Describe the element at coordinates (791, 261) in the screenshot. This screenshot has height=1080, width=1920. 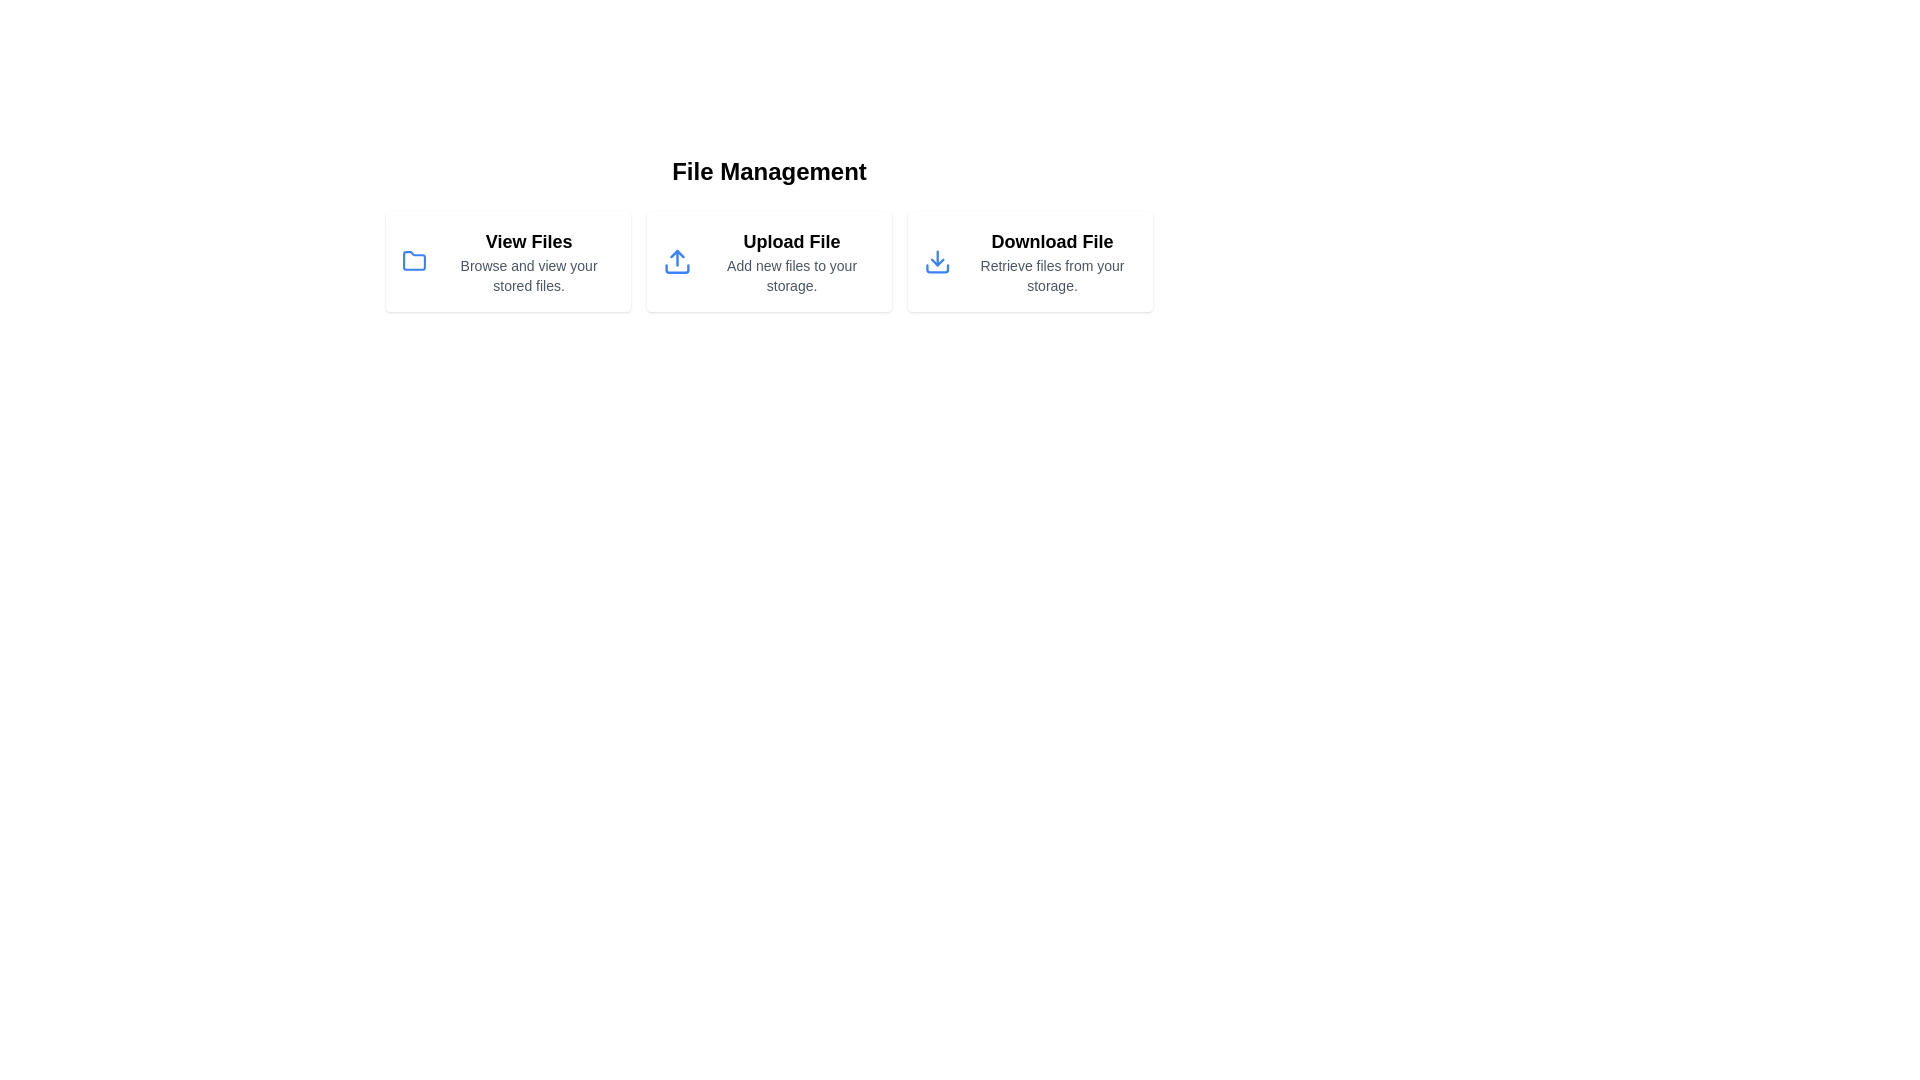
I see `information presented in the text label titled 'Upload File' which includes the subtitle 'Add new files to your storage.'` at that location.